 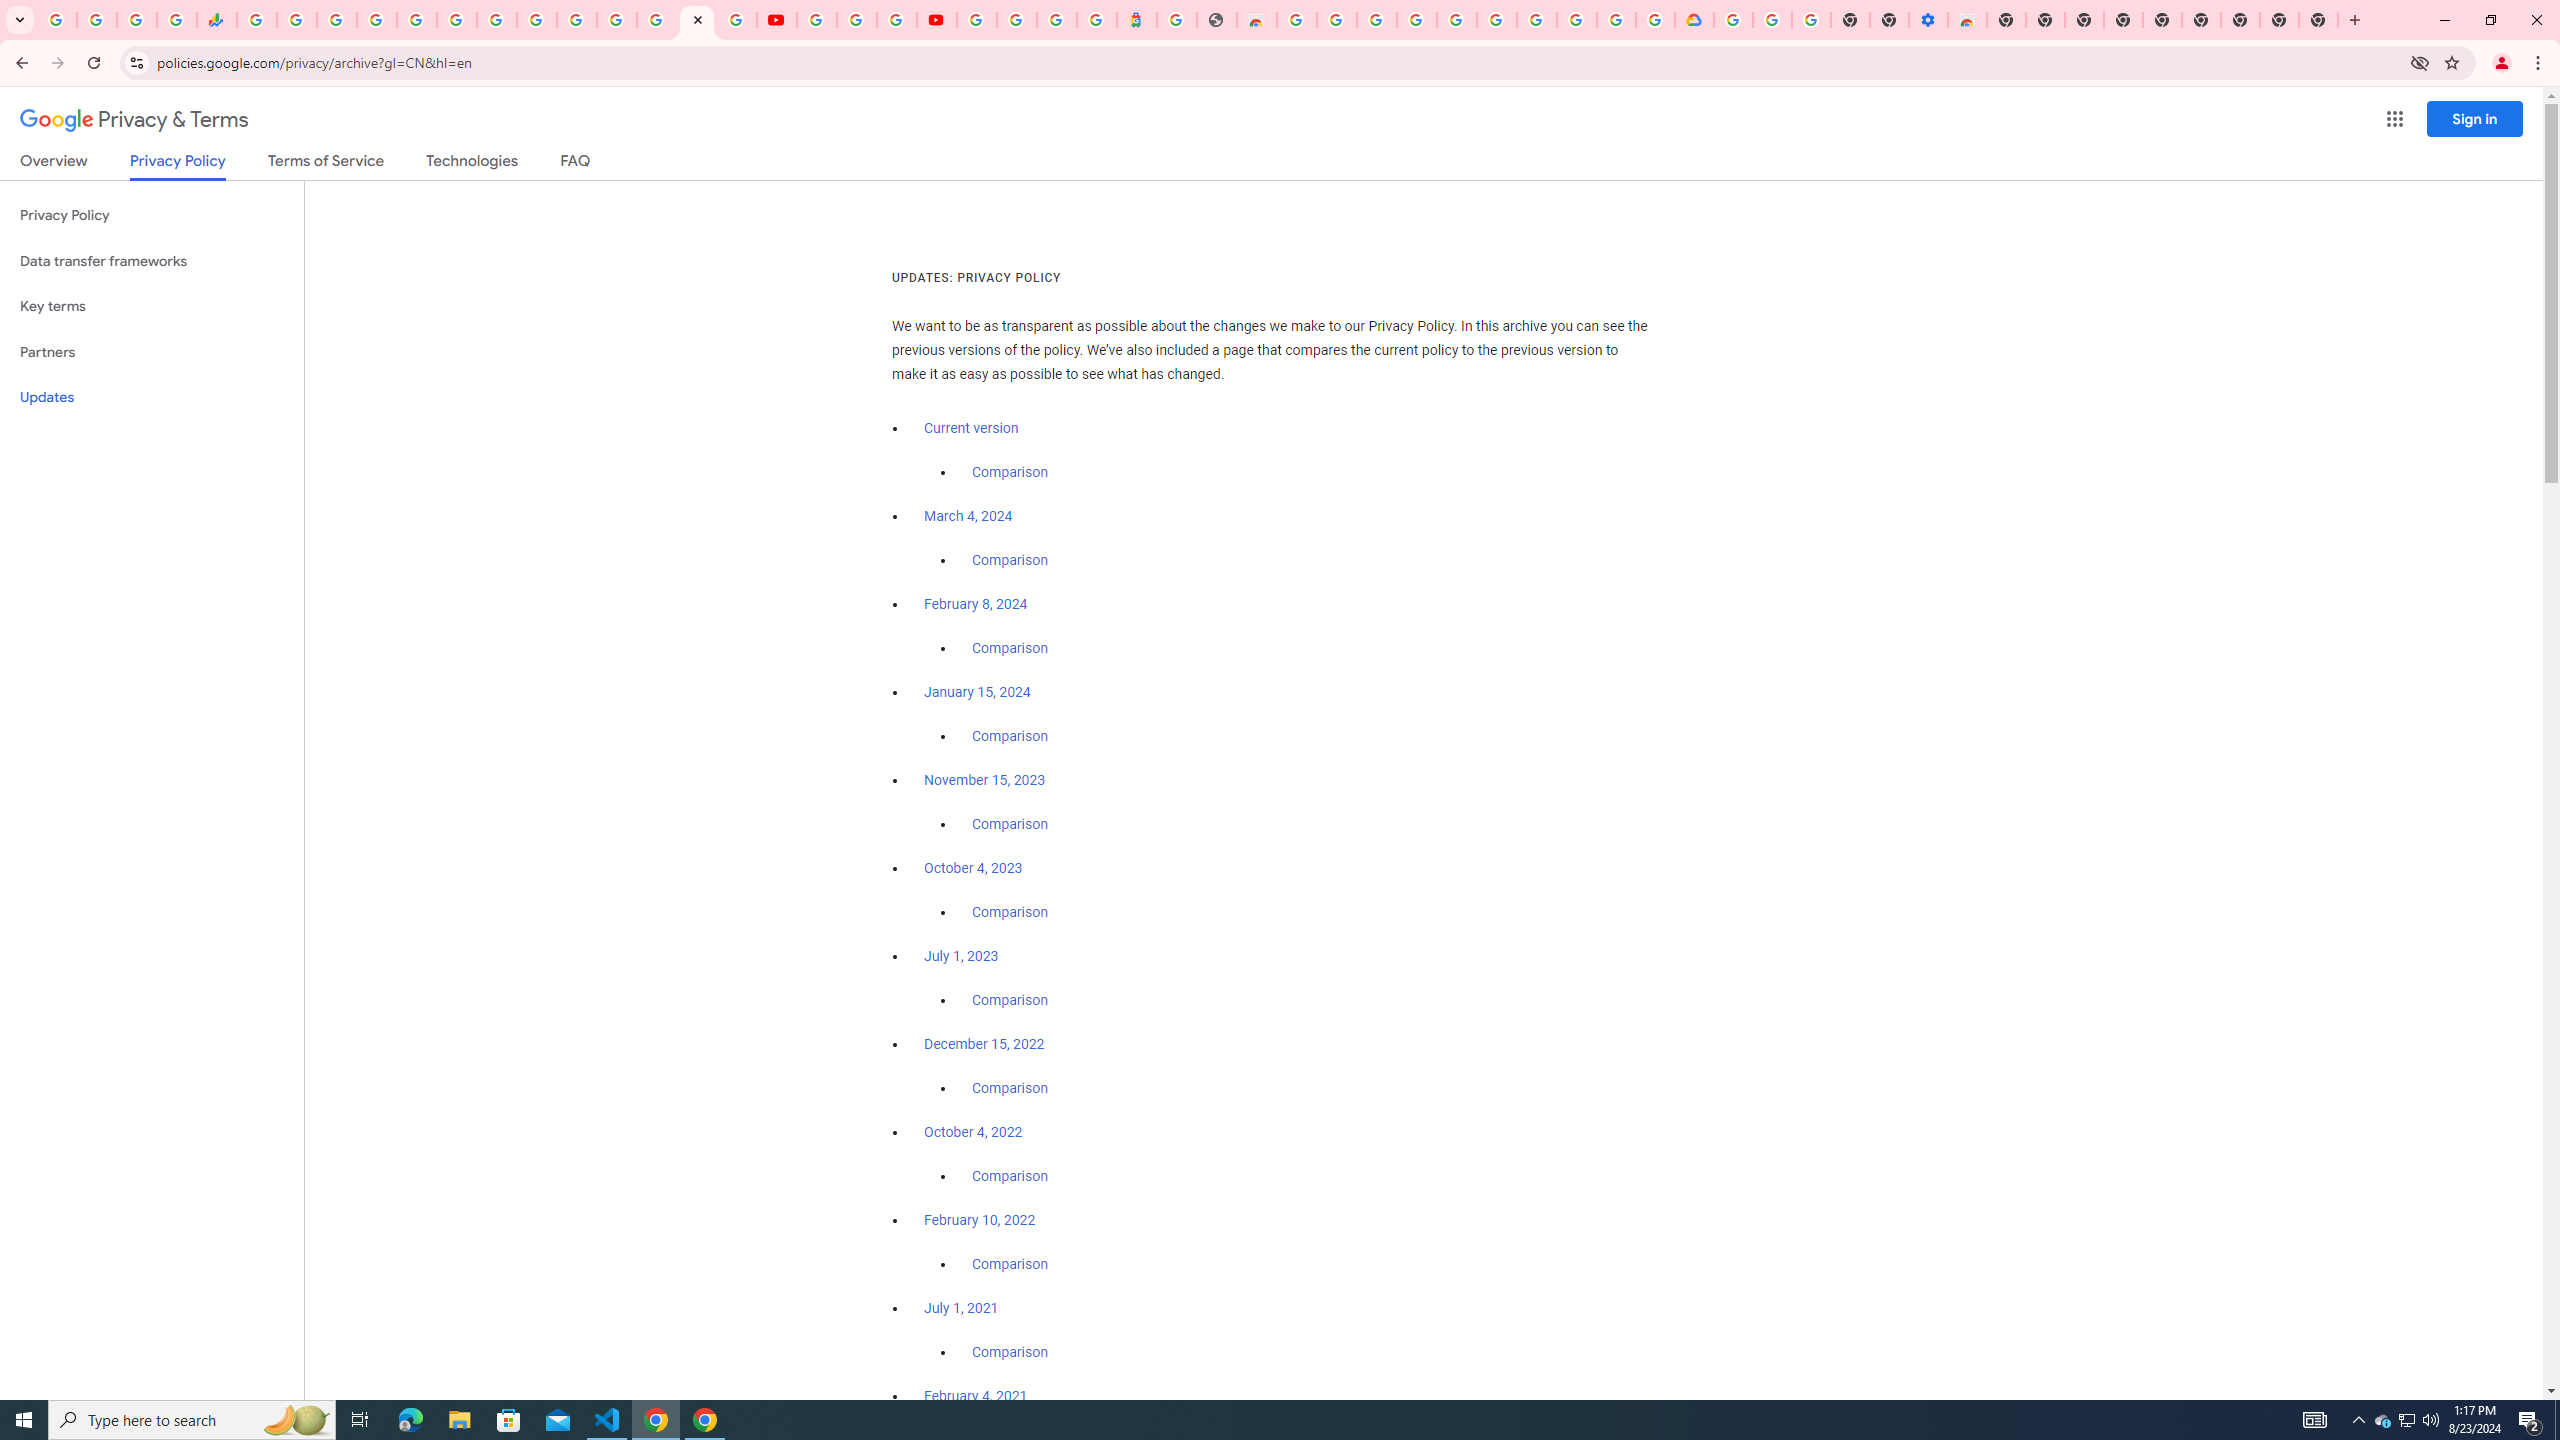 I want to click on 'Turn cookies on or off - Computer - Google Account Help', so click(x=1810, y=19).